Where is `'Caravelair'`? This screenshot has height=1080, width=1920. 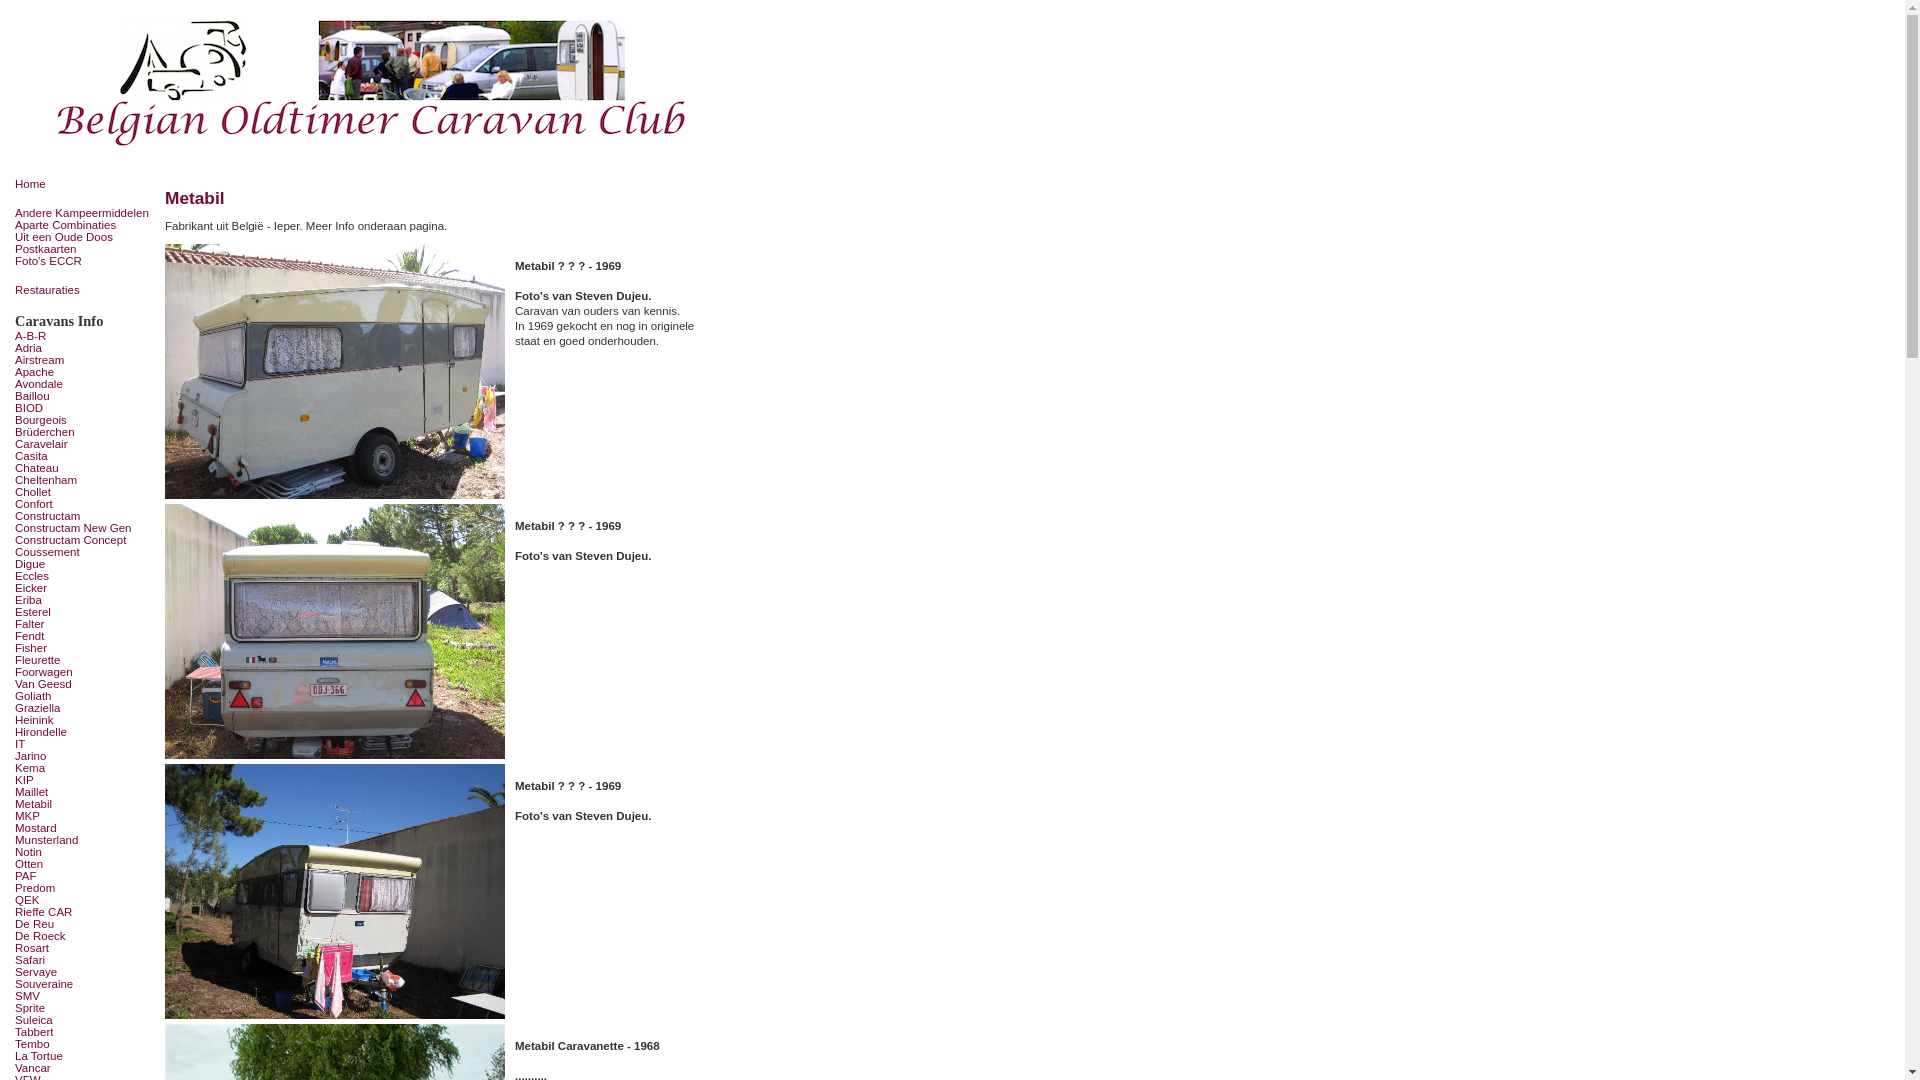 'Caravelair' is located at coordinates (14, 442).